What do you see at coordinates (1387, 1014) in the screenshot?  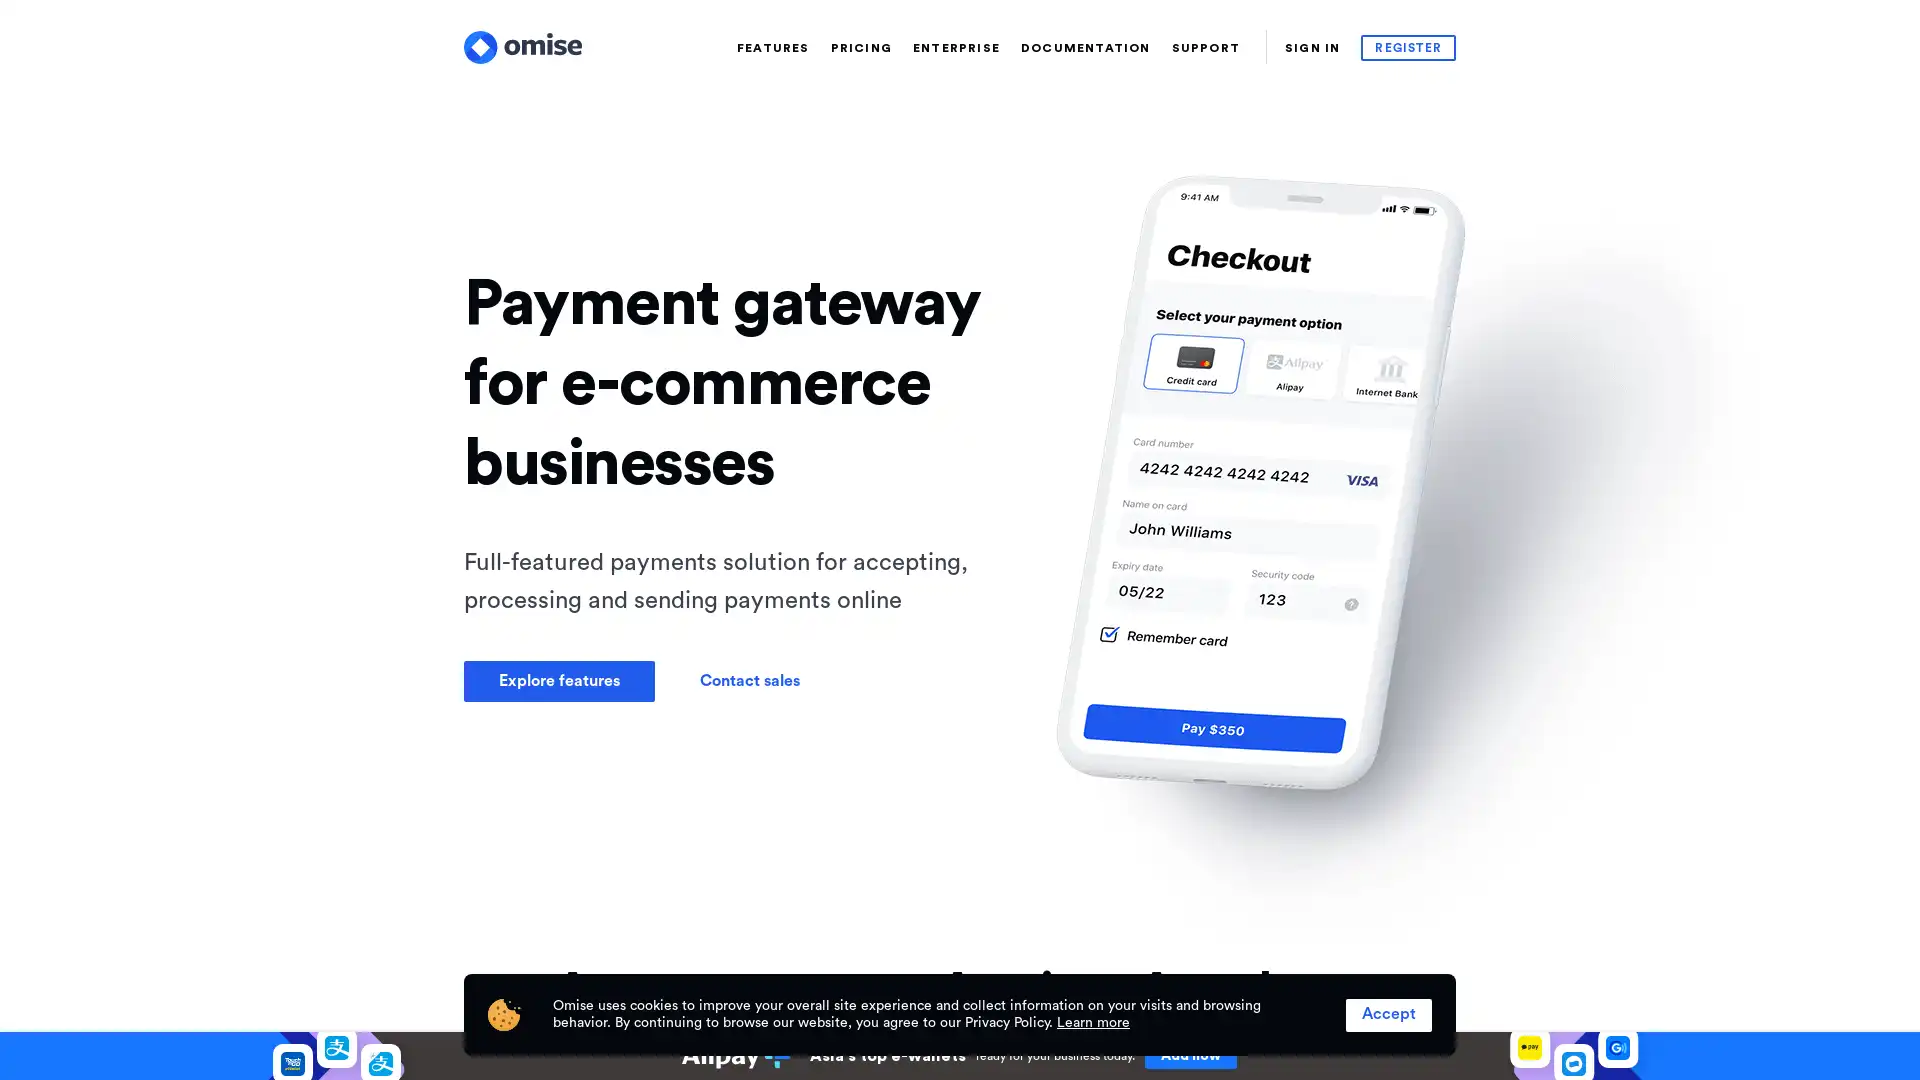 I see `Accept` at bounding box center [1387, 1014].